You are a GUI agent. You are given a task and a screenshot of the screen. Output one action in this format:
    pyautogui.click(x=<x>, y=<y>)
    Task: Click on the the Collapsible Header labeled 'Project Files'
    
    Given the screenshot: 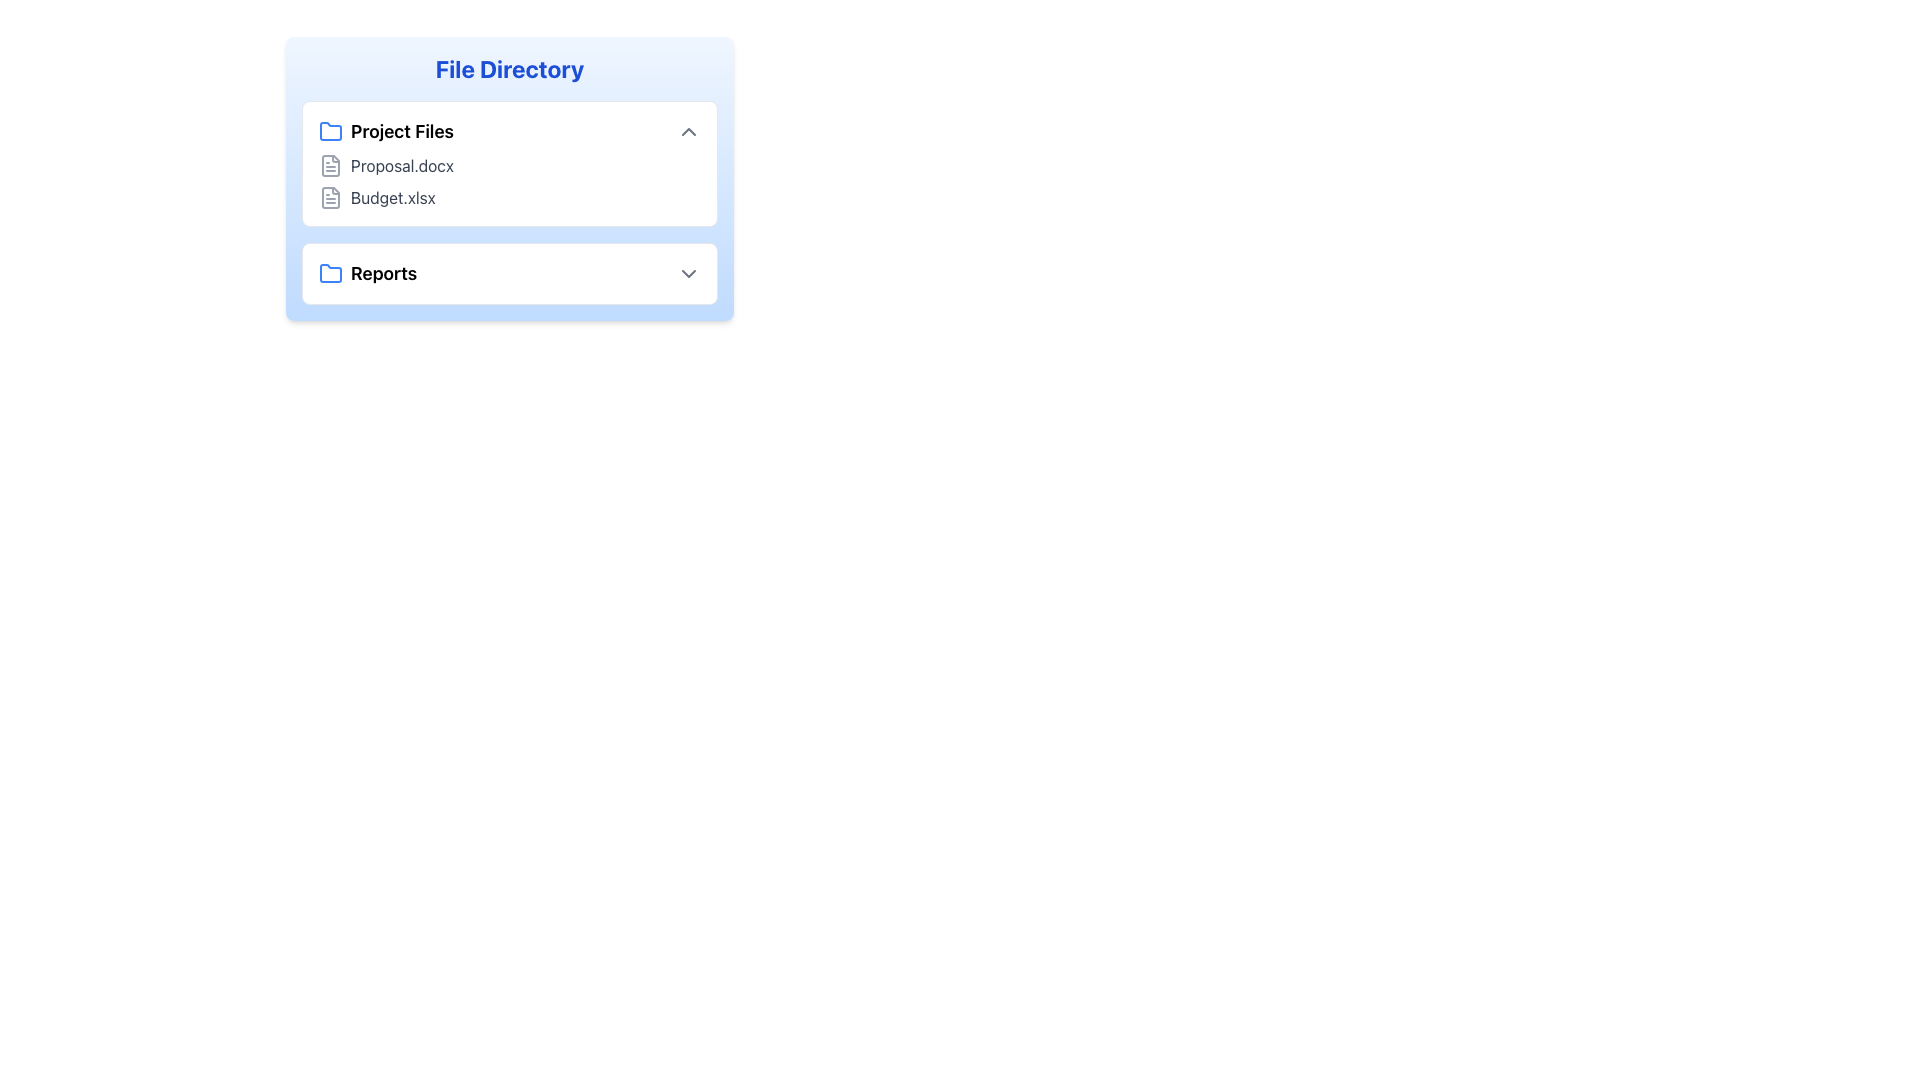 What is the action you would take?
    pyautogui.click(x=509, y=131)
    